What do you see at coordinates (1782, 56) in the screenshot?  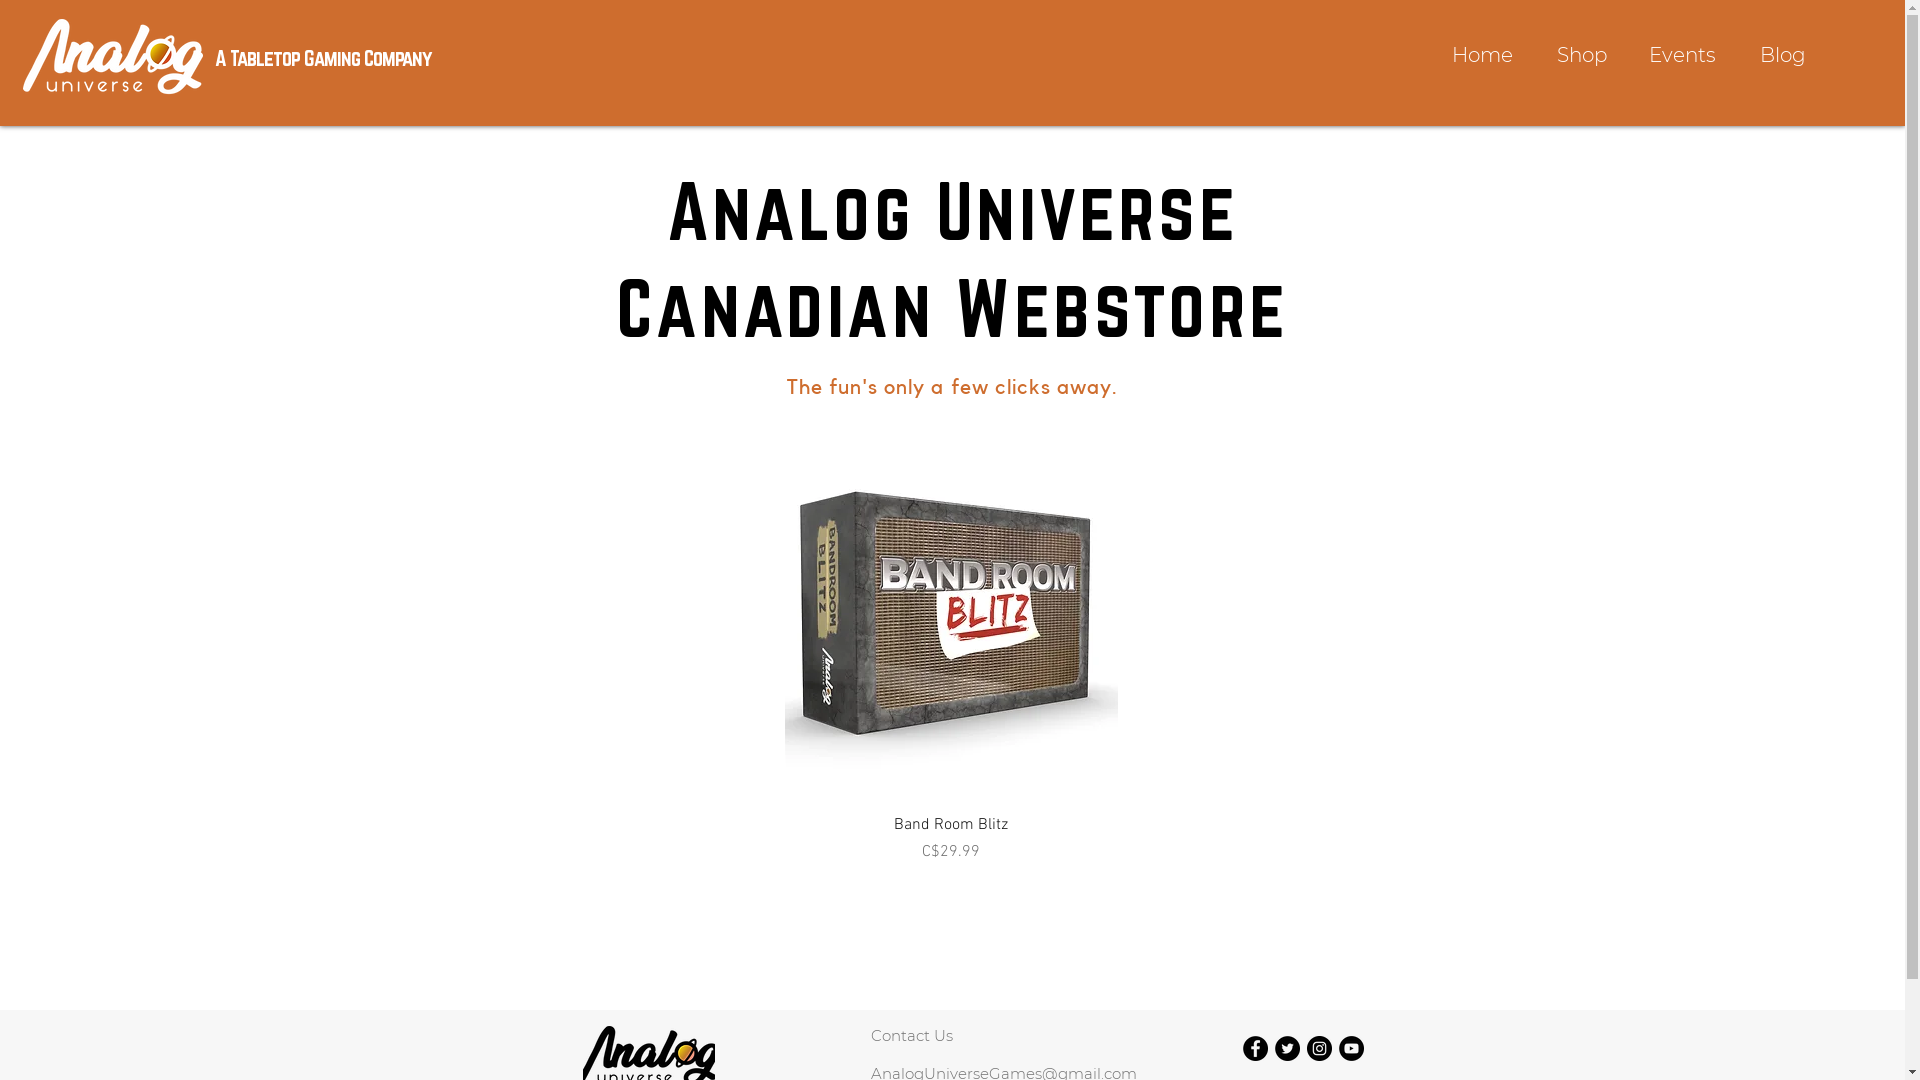 I see `'Blog'` at bounding box center [1782, 56].